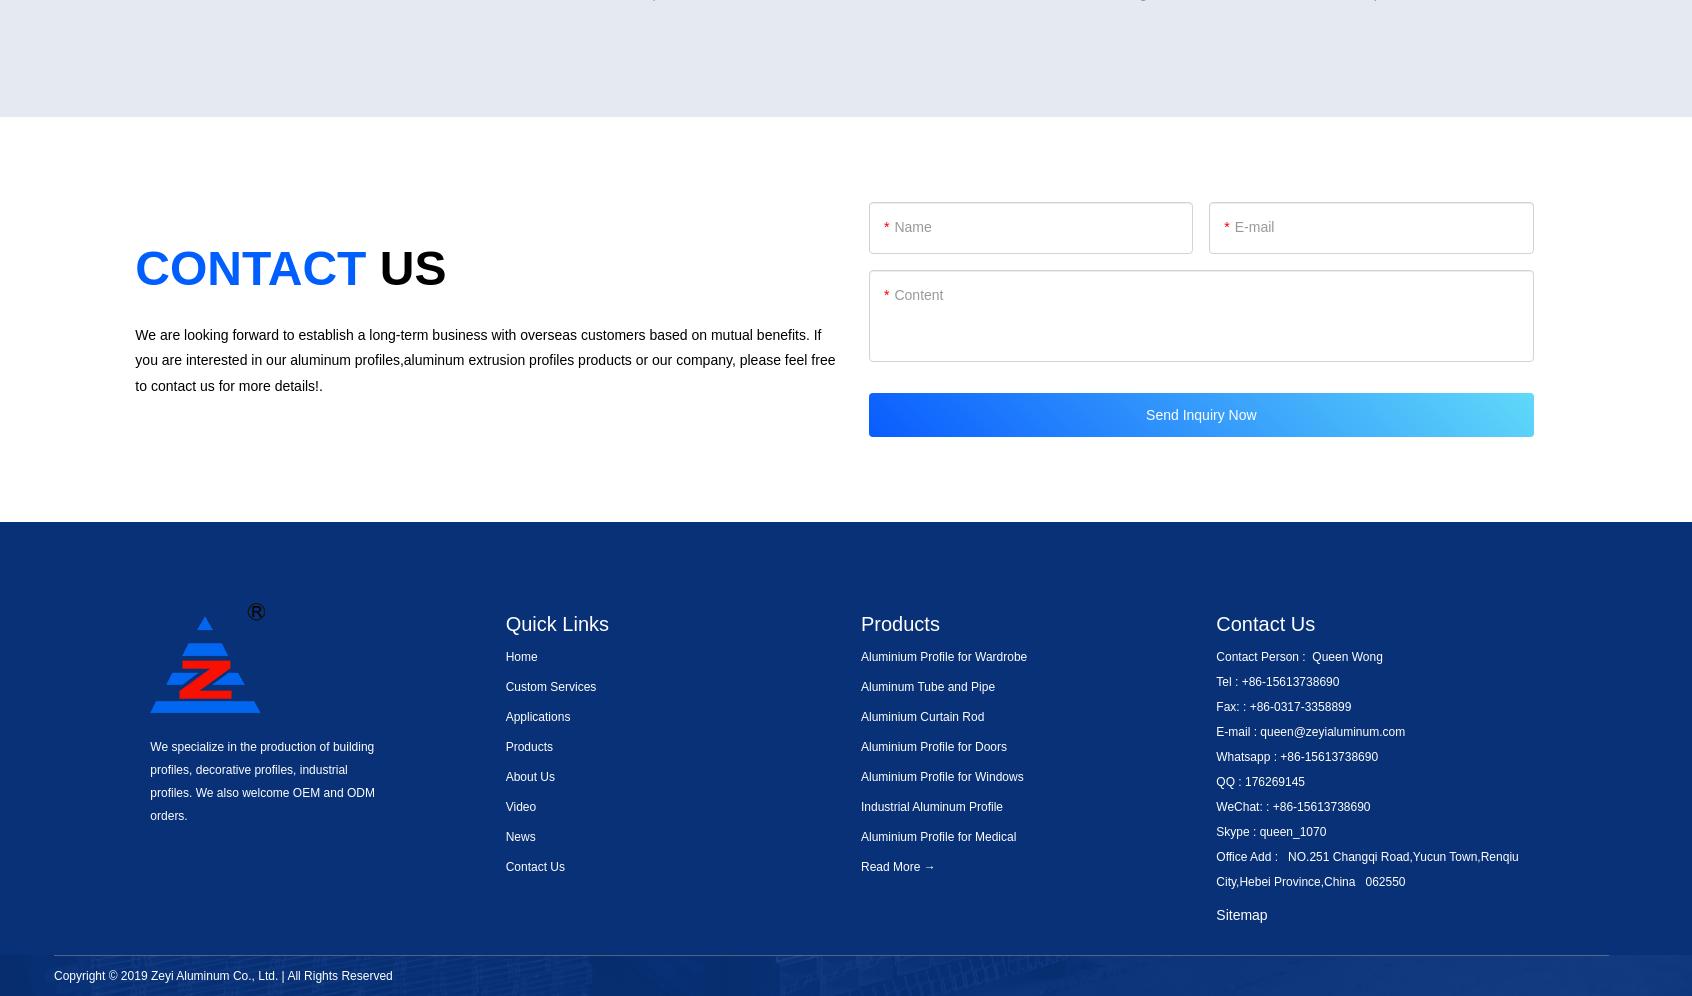 The height and width of the screenshot is (996, 1692). Describe the element at coordinates (1292, 804) in the screenshot. I see `'WeChat: : +86-15613738690'` at that location.